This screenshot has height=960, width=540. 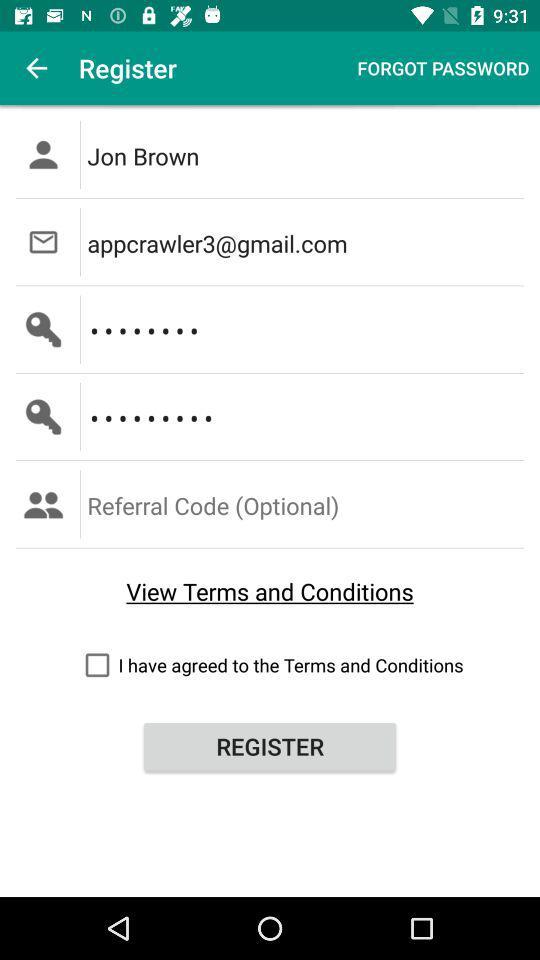 What do you see at coordinates (307, 416) in the screenshot?
I see `the crowd3116 icon` at bounding box center [307, 416].